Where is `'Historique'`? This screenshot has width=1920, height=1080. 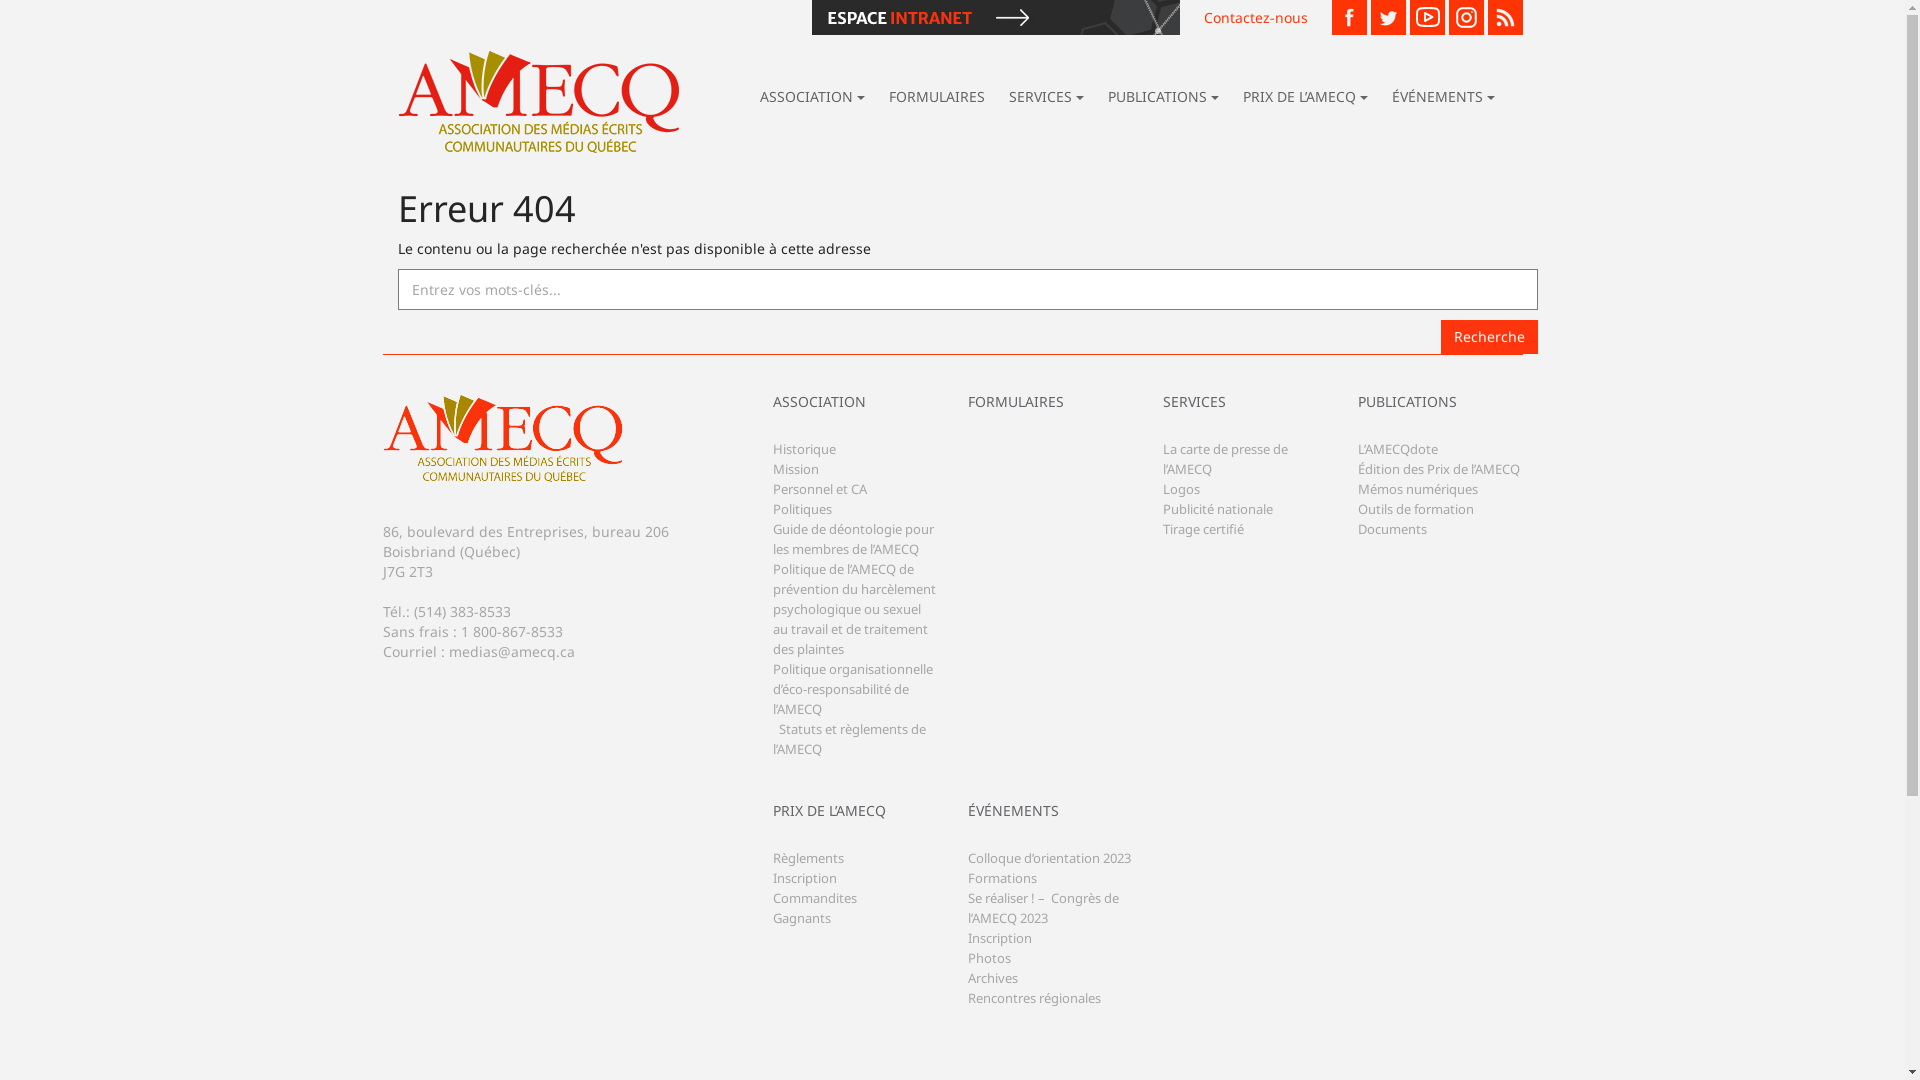 'Historique' is located at coordinates (803, 463).